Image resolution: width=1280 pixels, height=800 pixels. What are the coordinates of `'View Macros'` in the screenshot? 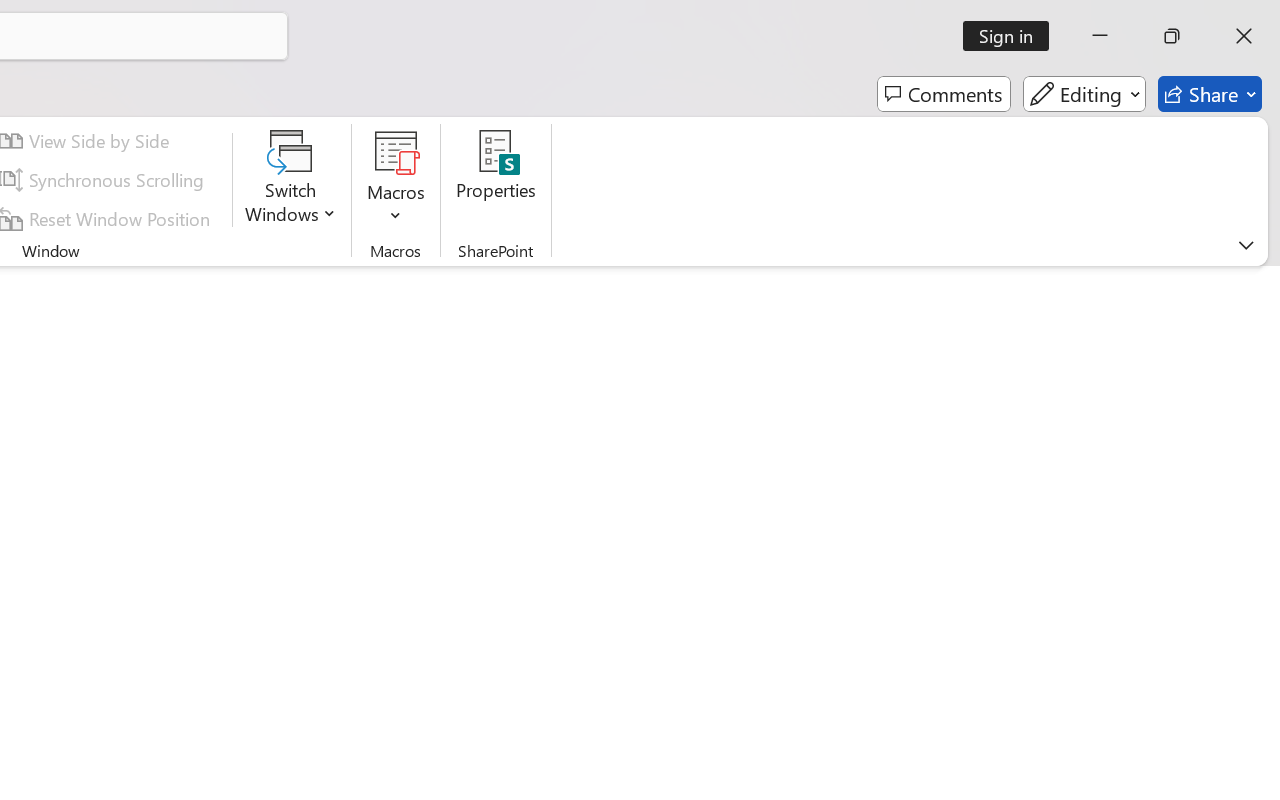 It's located at (396, 151).